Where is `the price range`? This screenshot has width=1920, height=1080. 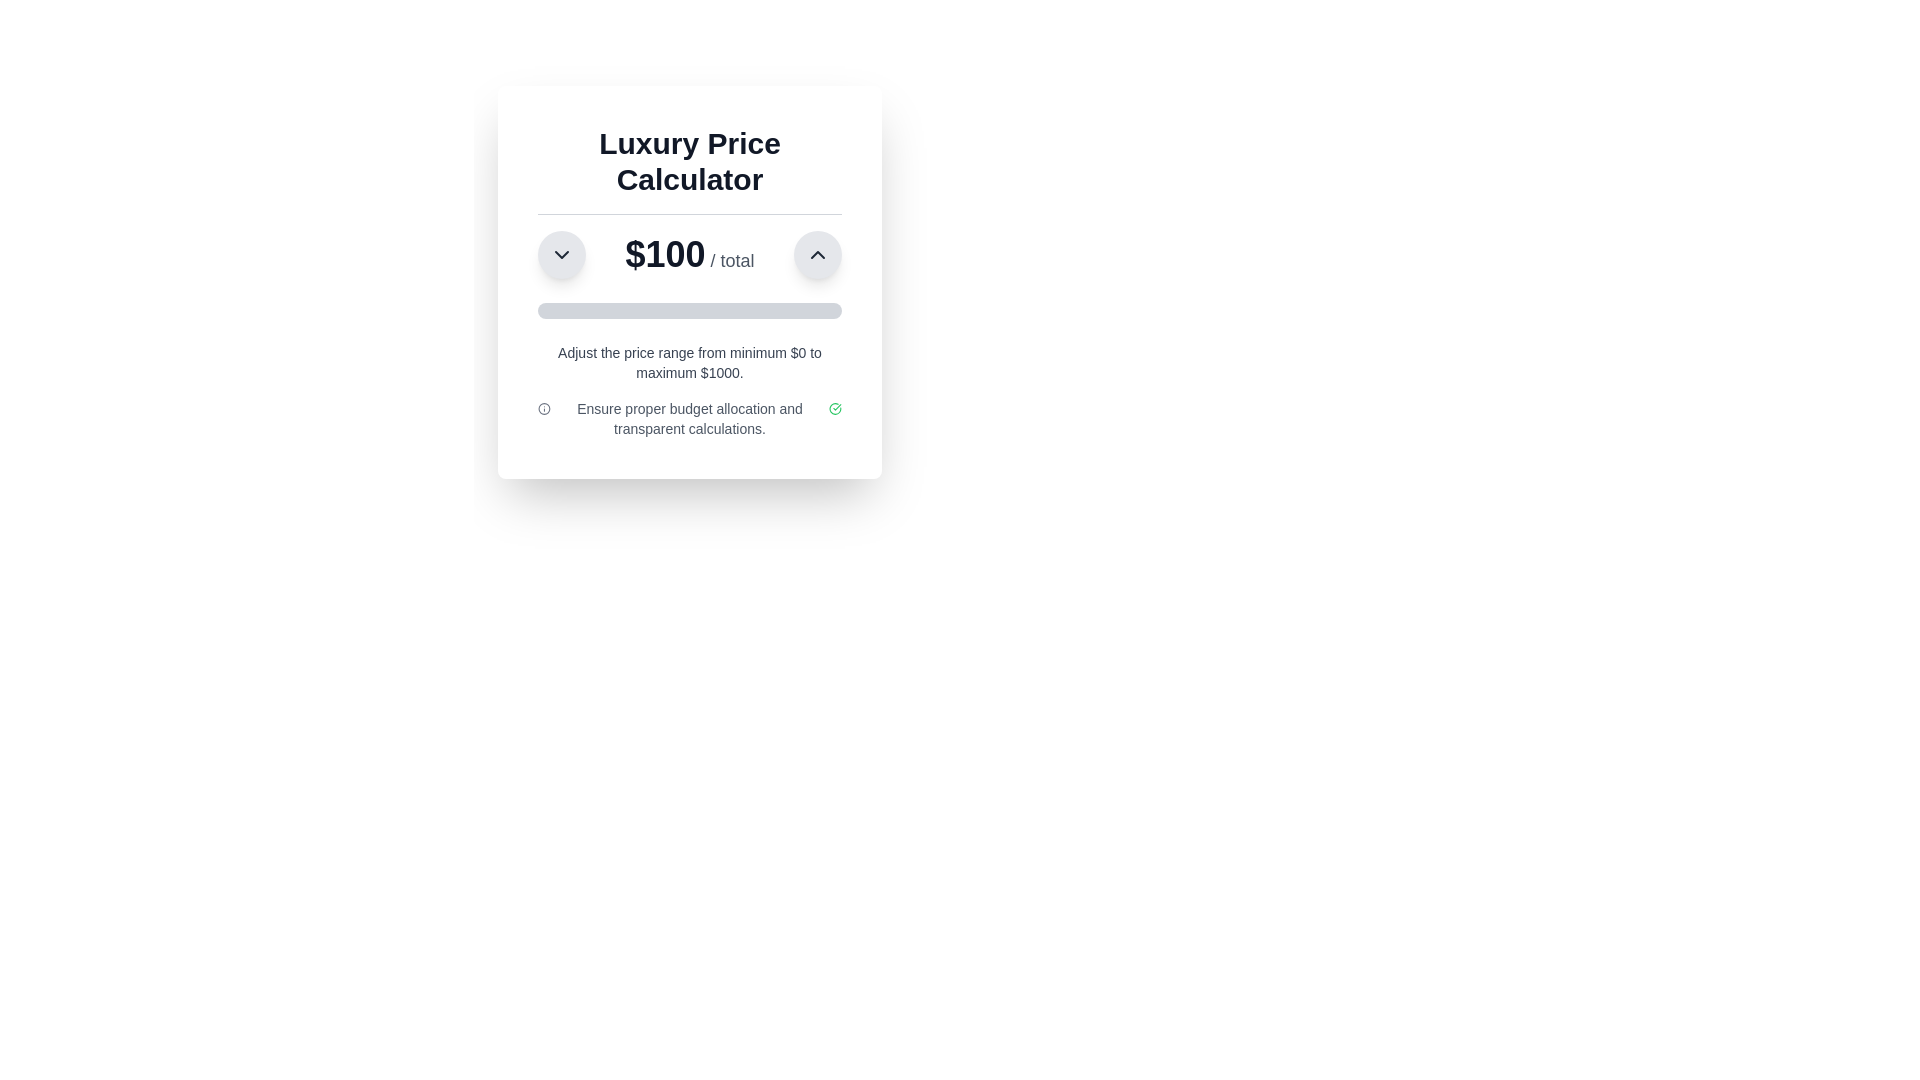 the price range is located at coordinates (587, 311).